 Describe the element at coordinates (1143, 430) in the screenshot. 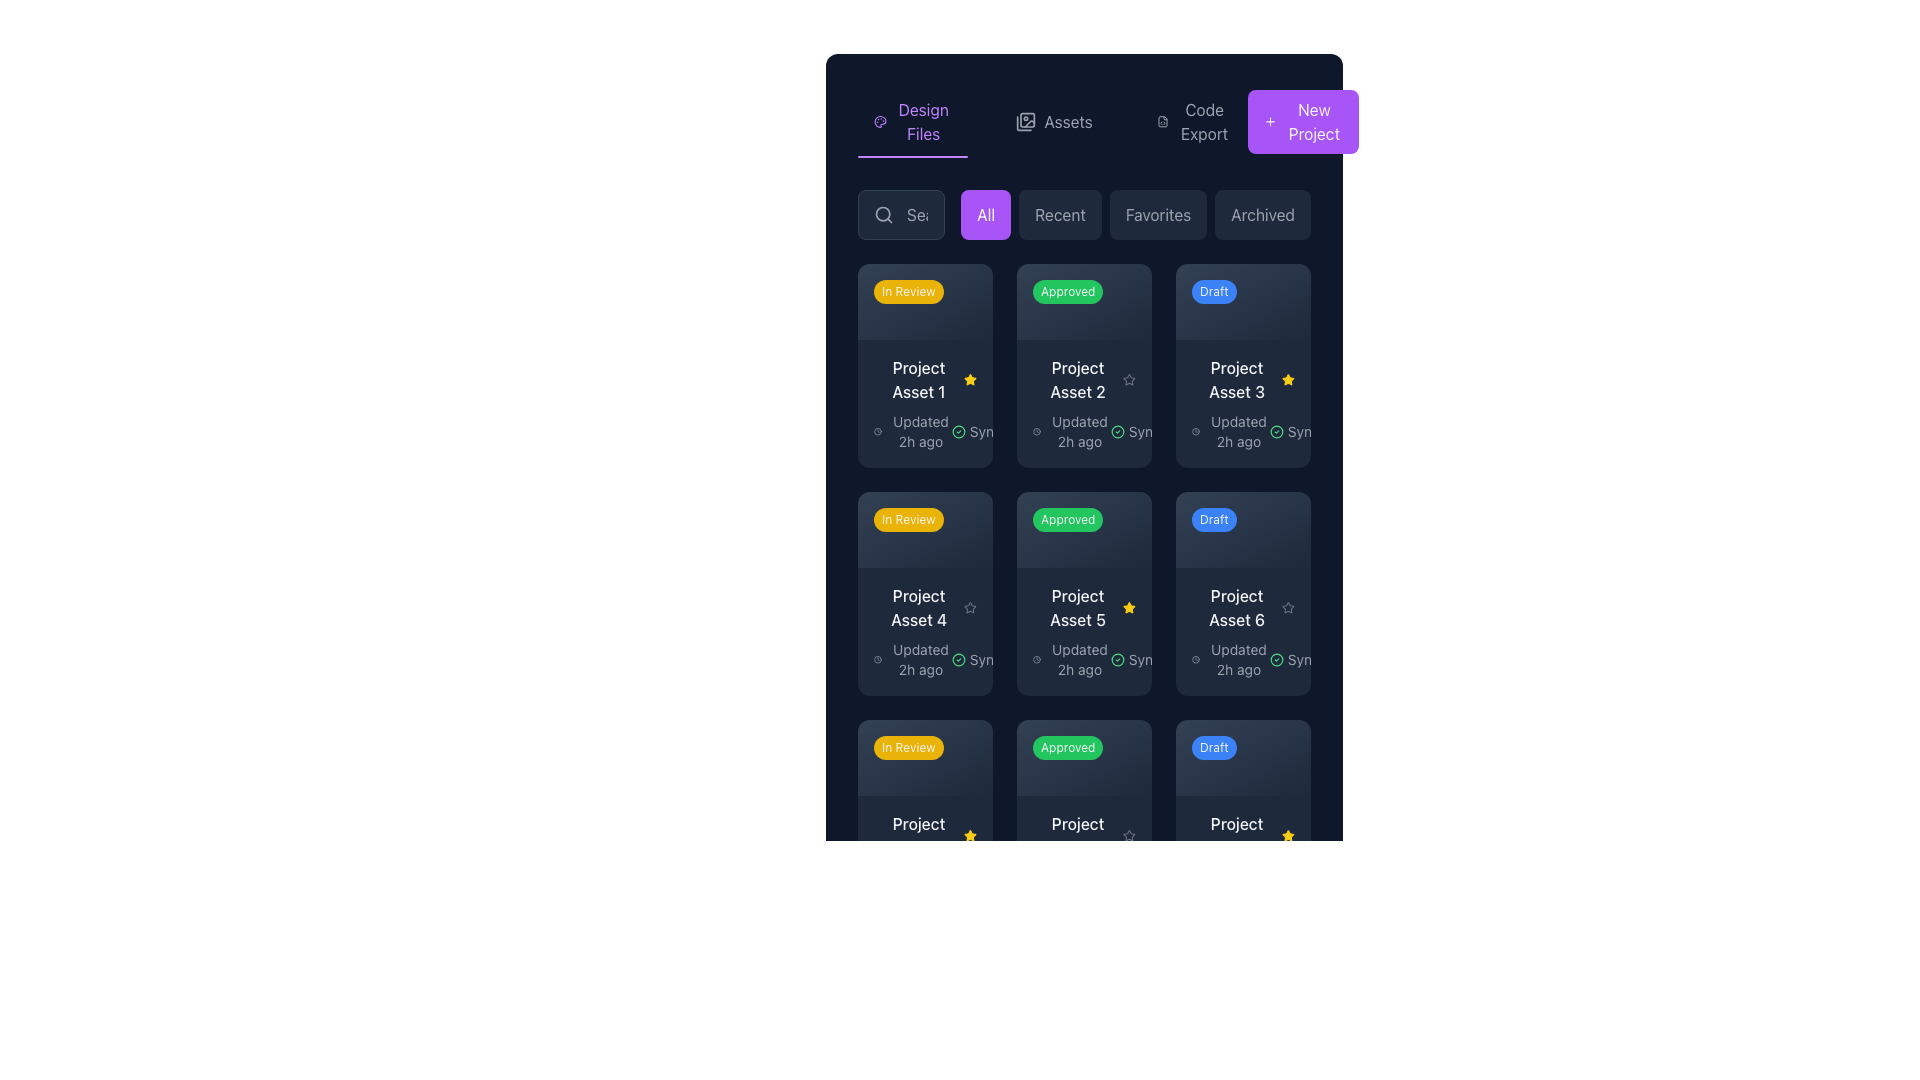

I see `the synchronization status label with icon located in the summary section under the 'Project Asset 2' card in the second column, positioned below the 'Updated 2h ago' label` at that location.